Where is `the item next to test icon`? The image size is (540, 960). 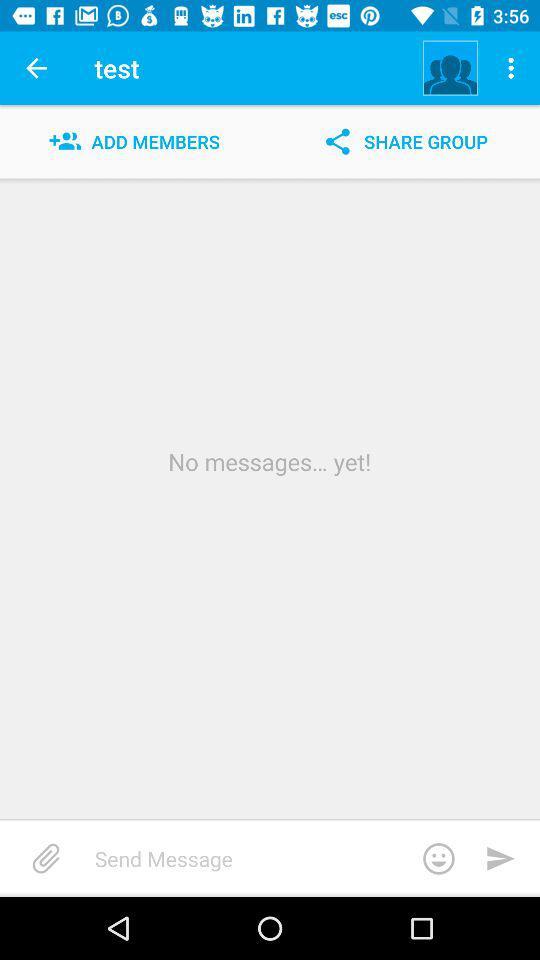 the item next to test icon is located at coordinates (36, 68).